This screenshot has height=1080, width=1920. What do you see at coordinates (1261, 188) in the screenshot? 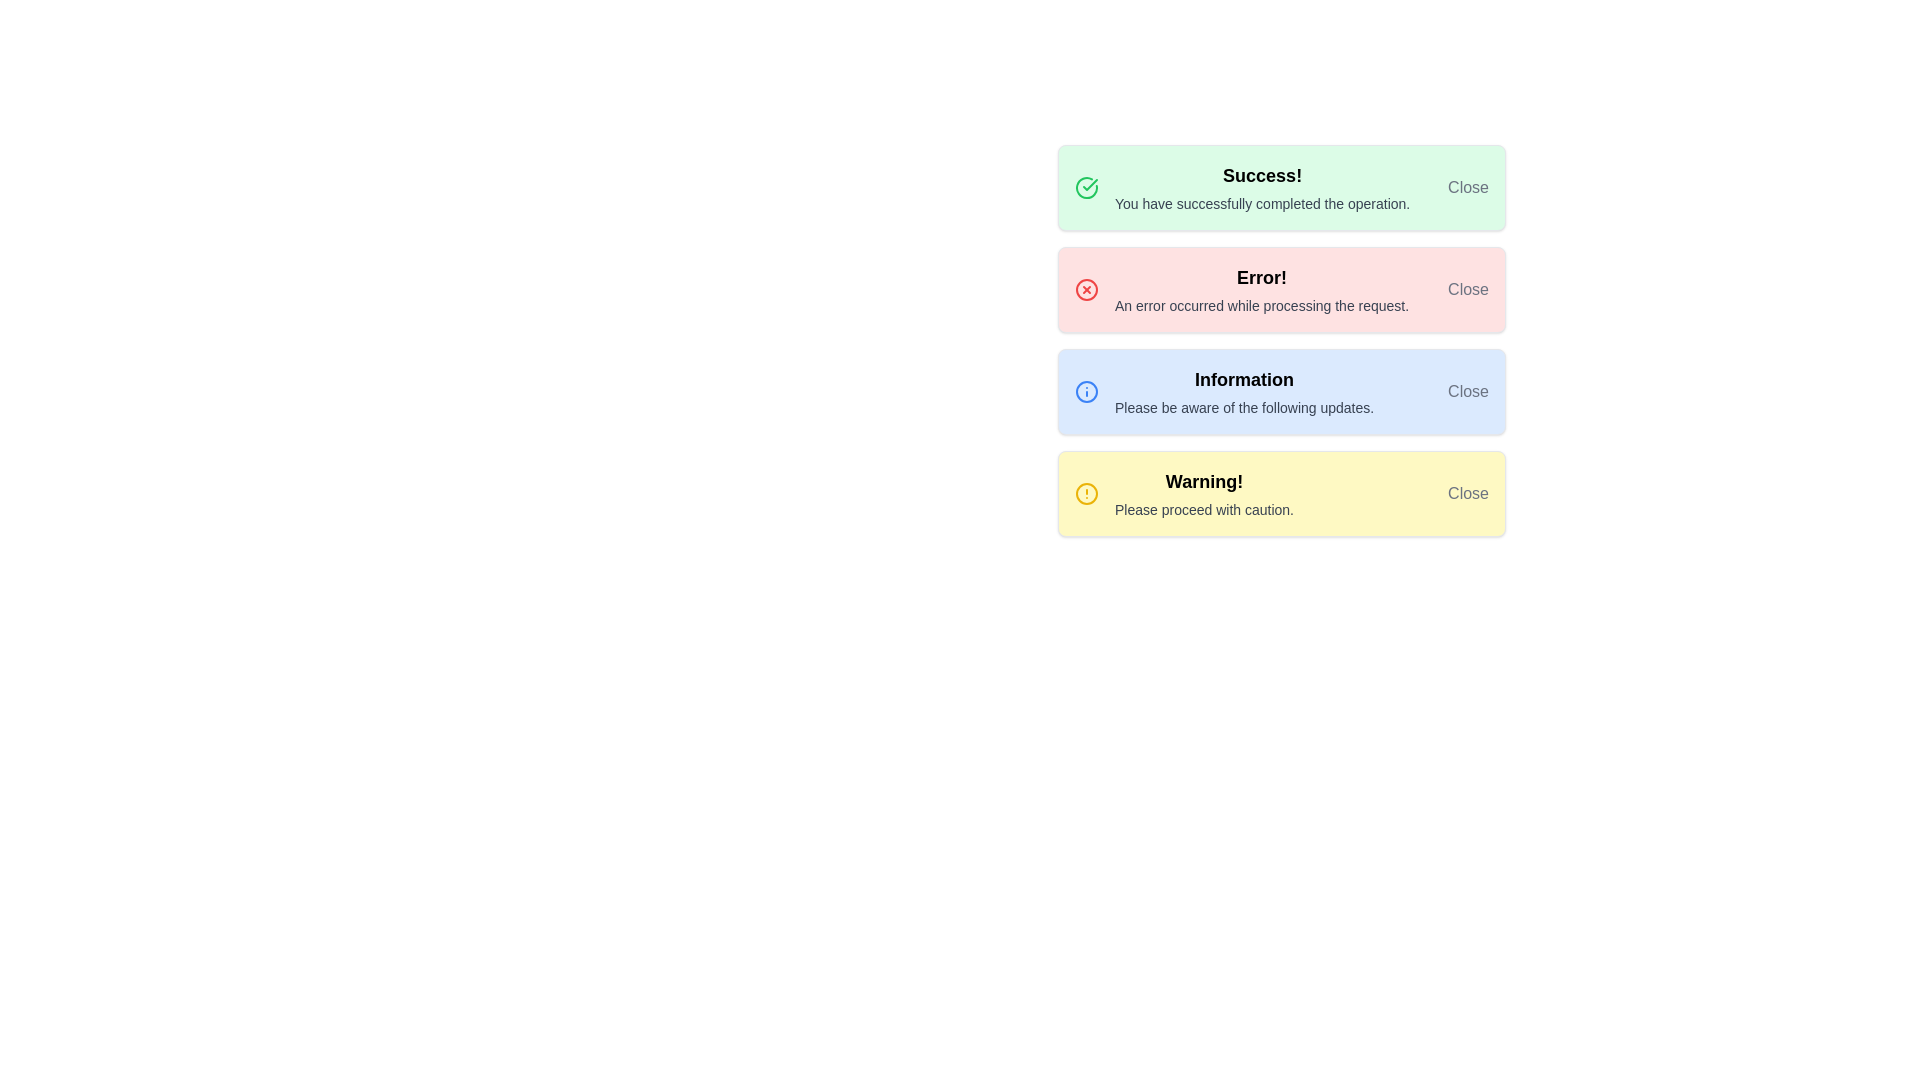
I see `the textual notification message indicating successful completion of an operation, located centrally to the left of the 'Close' button in the notification box` at bounding box center [1261, 188].